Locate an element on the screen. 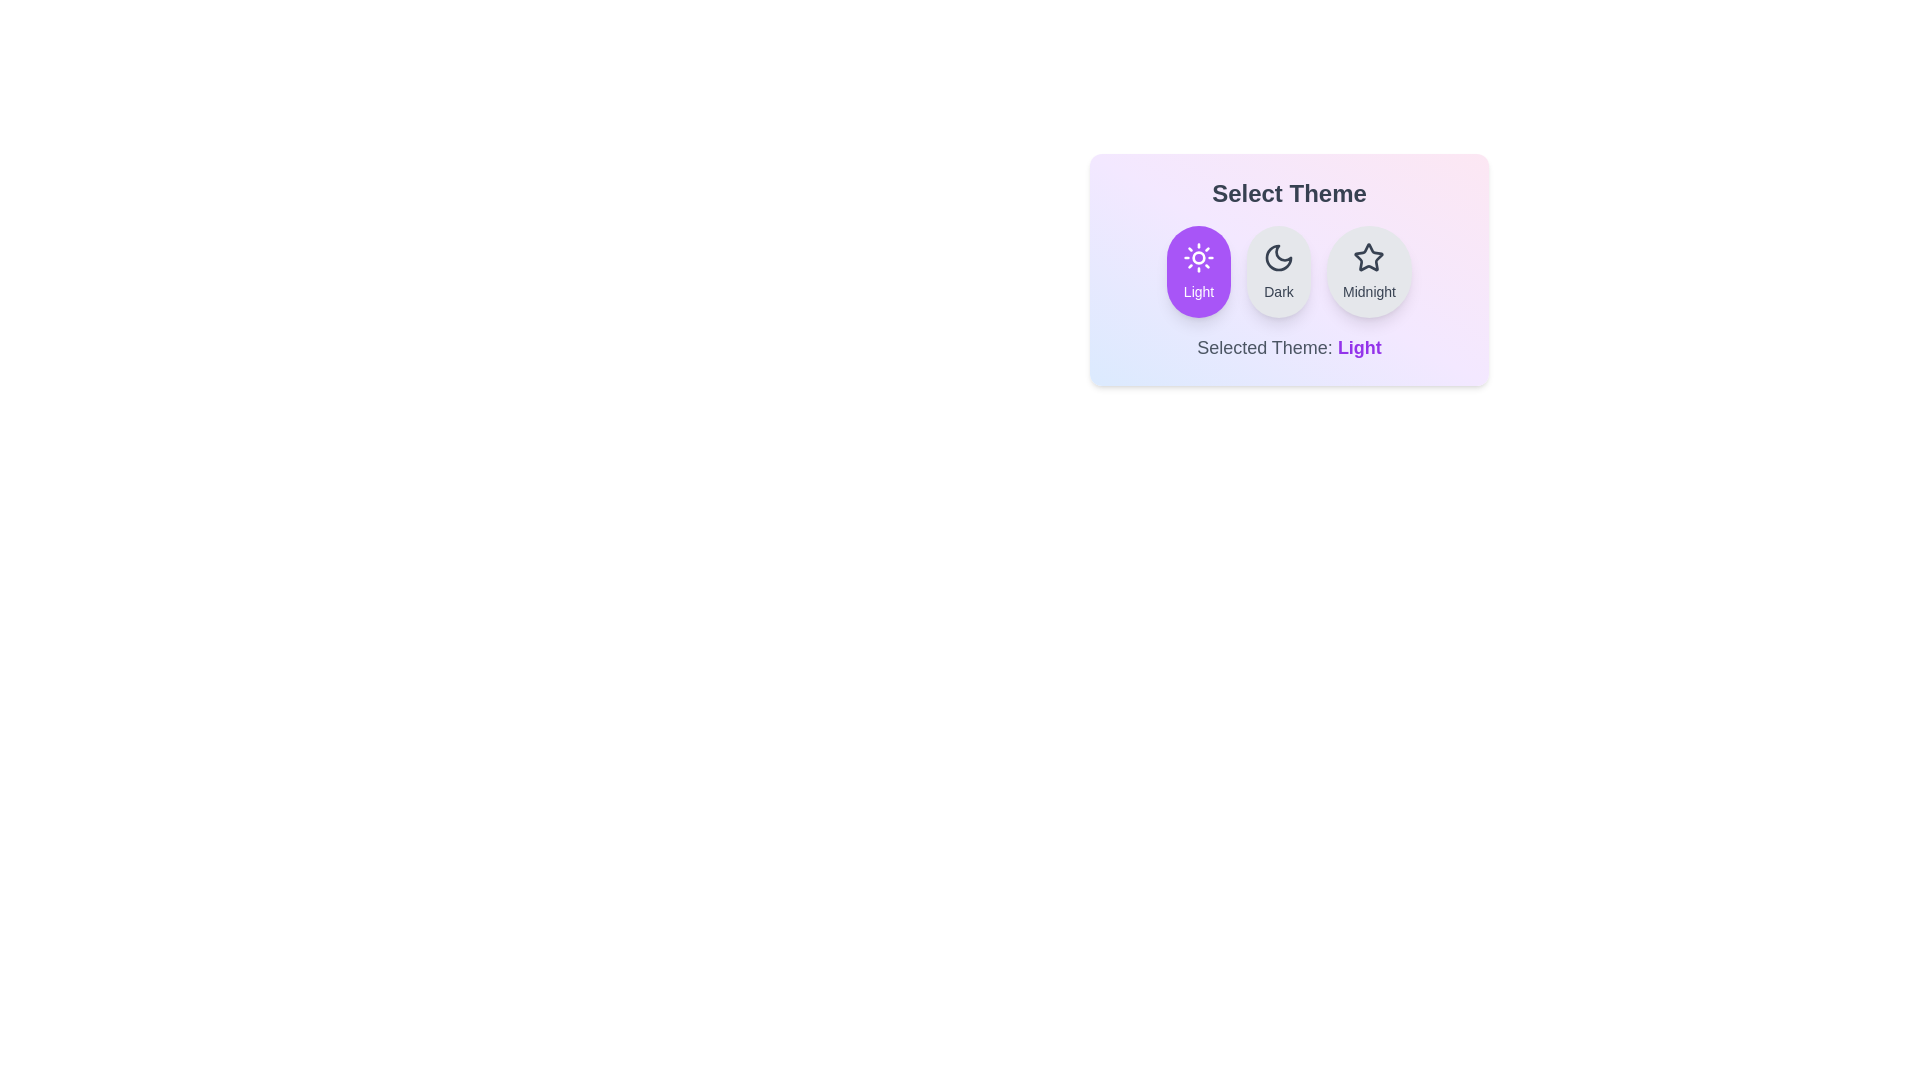 This screenshot has height=1080, width=1920. the theme button corresponding to the desired theme: Light is located at coordinates (1199, 272).